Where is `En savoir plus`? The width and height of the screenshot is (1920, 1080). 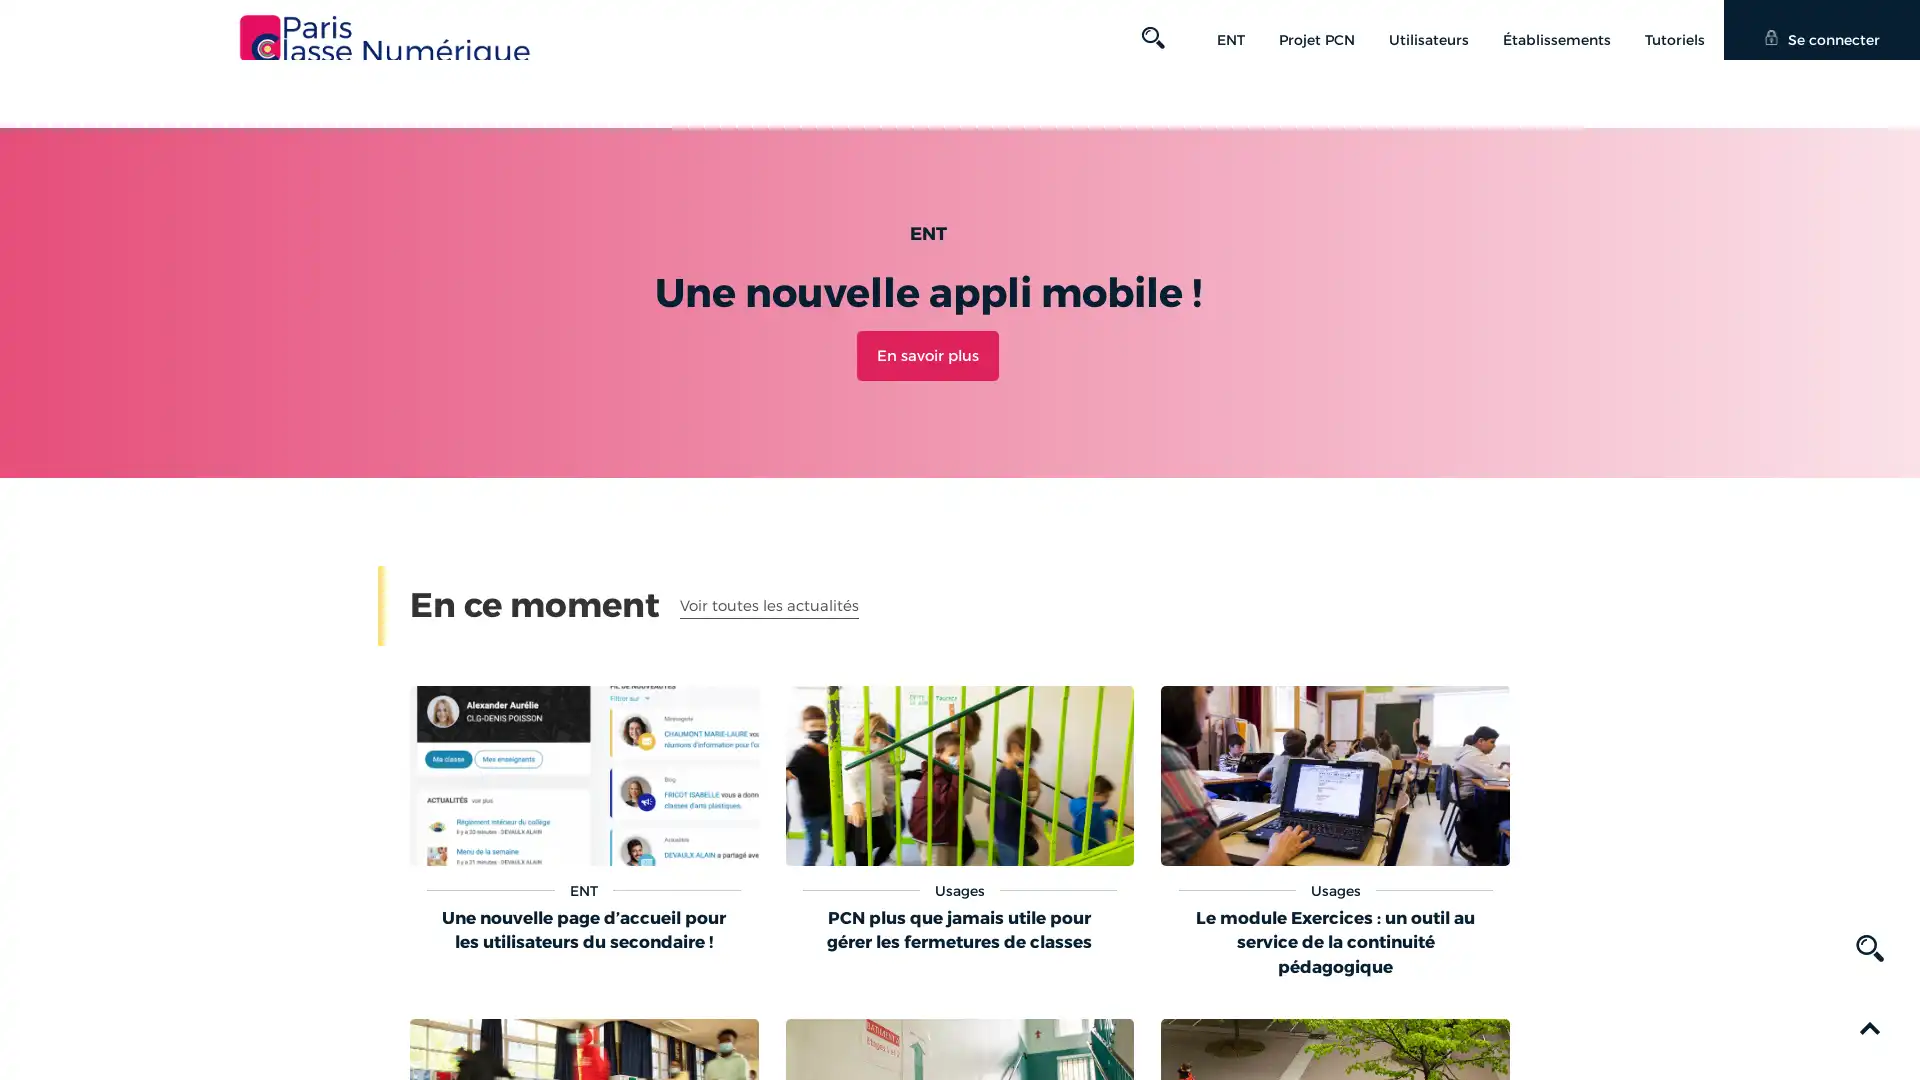
En savoir plus is located at coordinates (926, 353).